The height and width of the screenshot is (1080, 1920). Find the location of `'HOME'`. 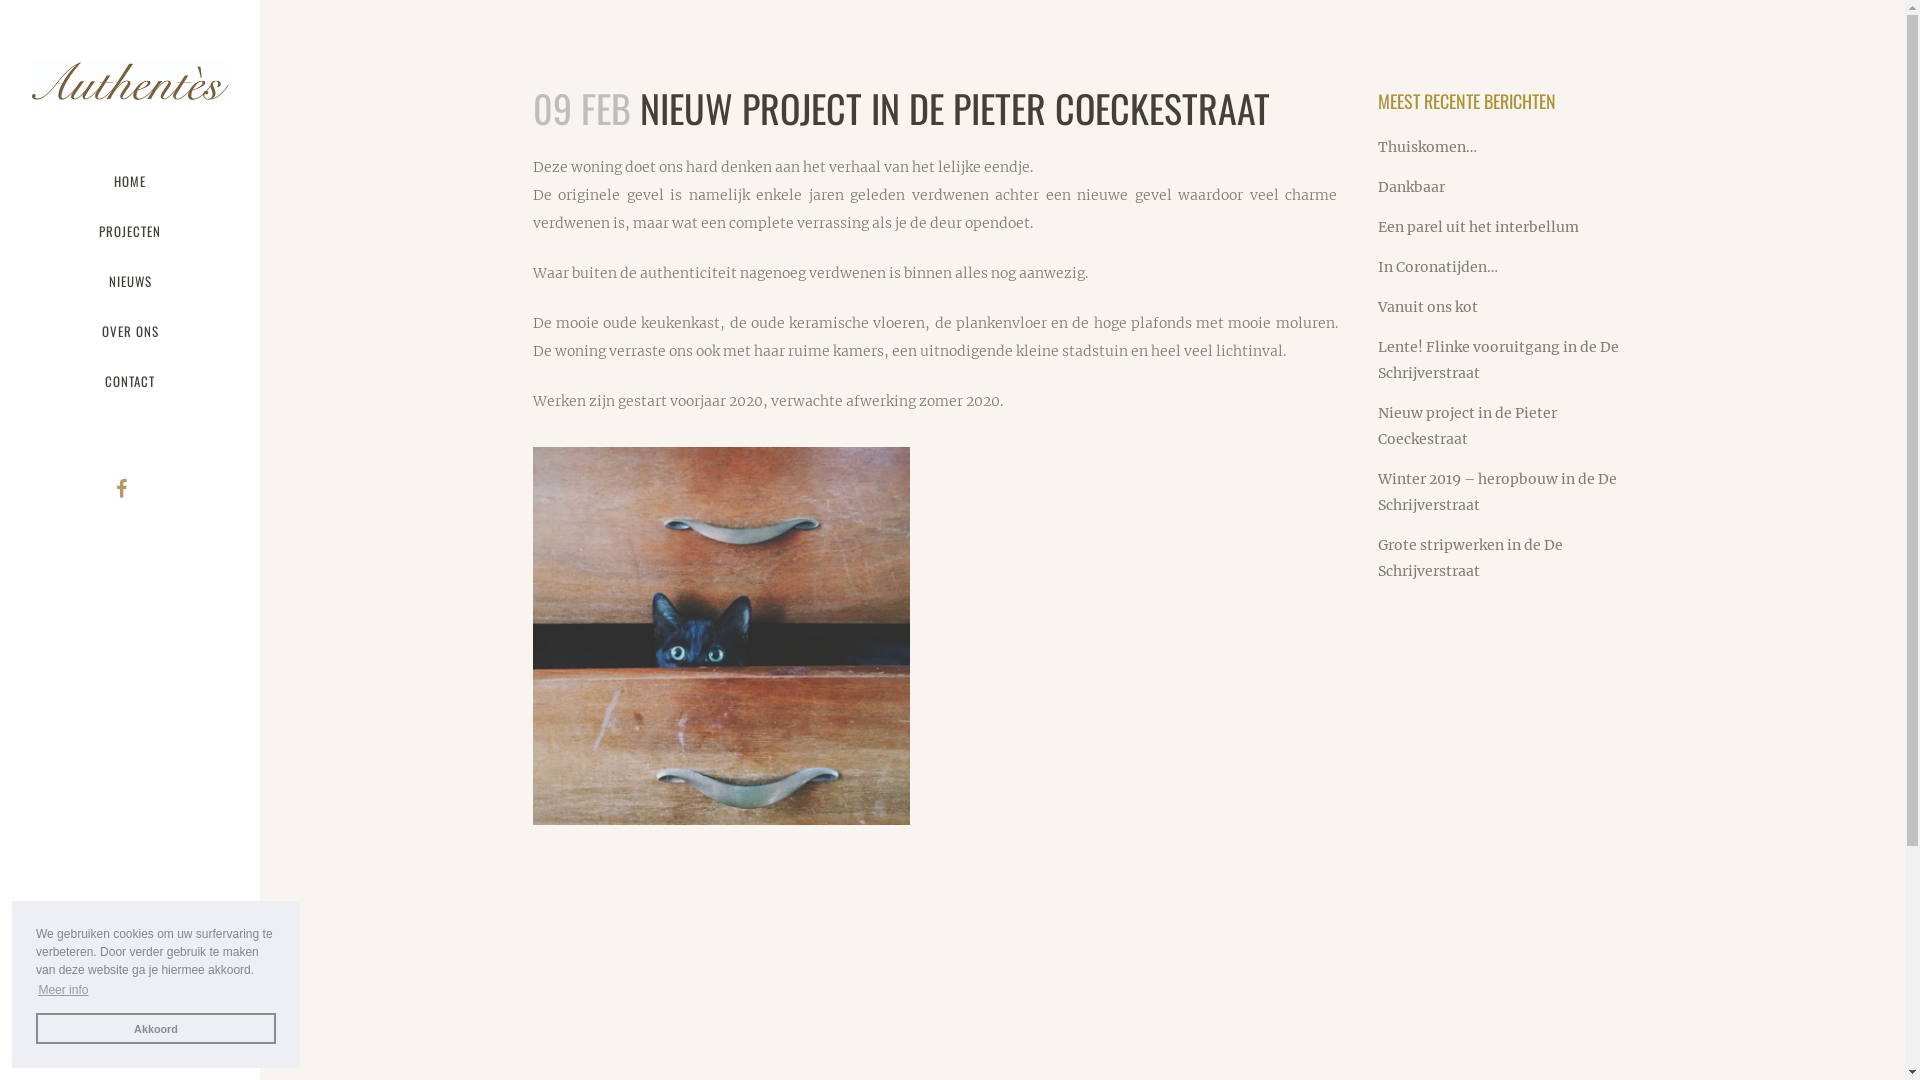

'HOME' is located at coordinates (29, 181).